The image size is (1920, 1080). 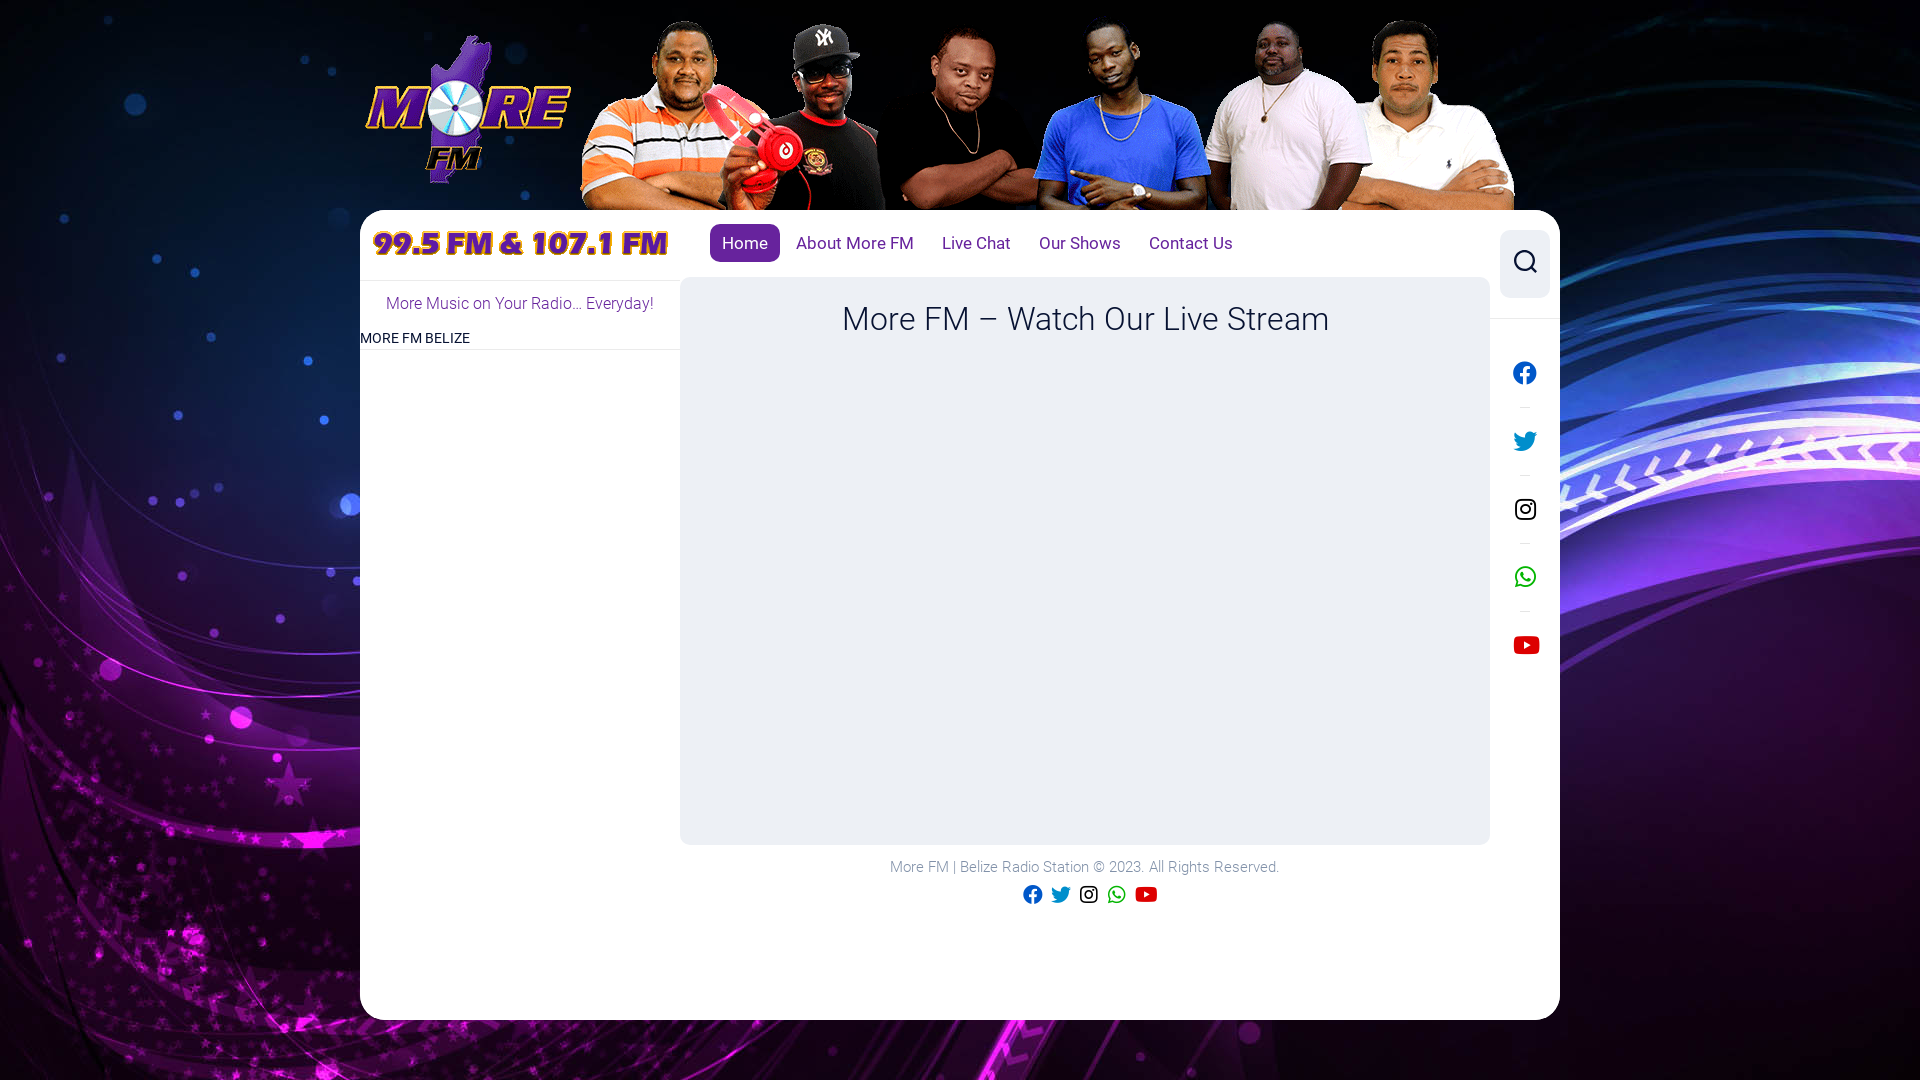 What do you see at coordinates (1079, 242) in the screenshot?
I see `'Our Shows'` at bounding box center [1079, 242].